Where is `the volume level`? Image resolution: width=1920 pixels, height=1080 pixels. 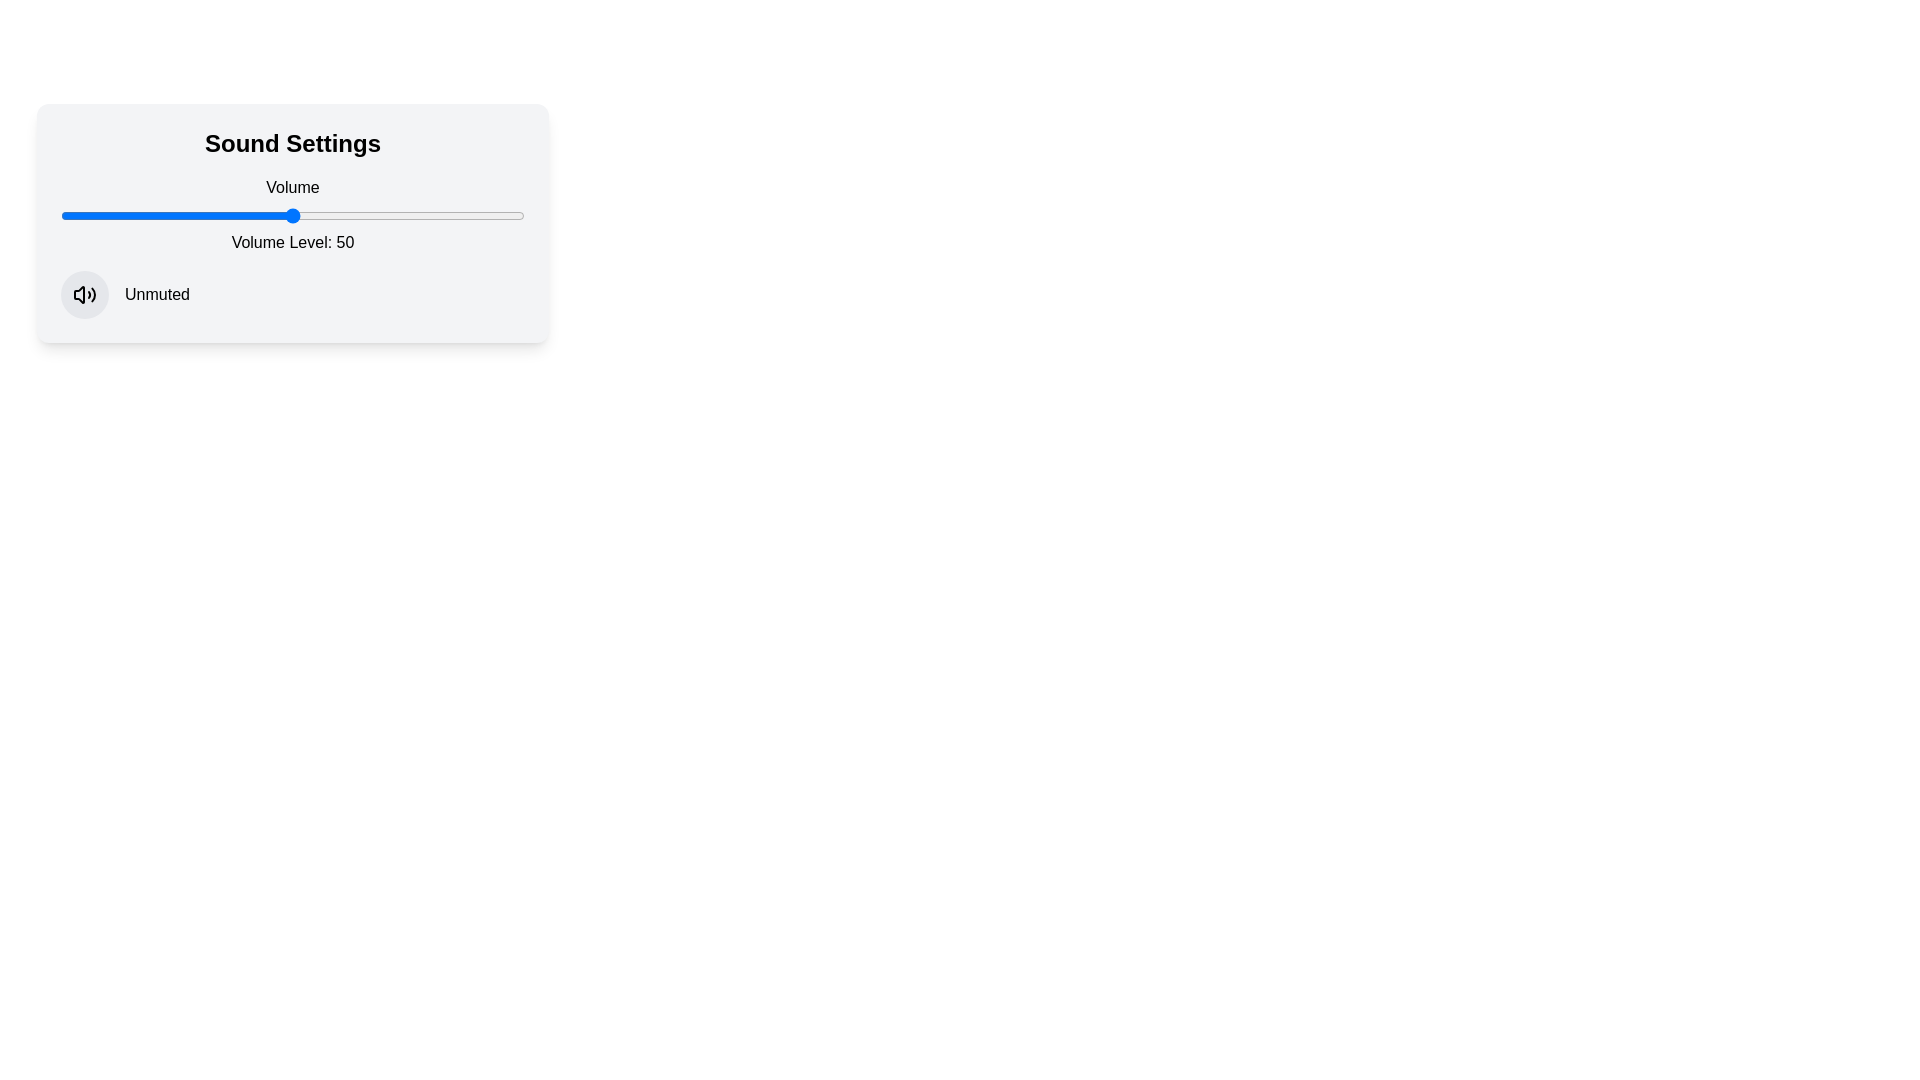 the volume level is located at coordinates (268, 216).